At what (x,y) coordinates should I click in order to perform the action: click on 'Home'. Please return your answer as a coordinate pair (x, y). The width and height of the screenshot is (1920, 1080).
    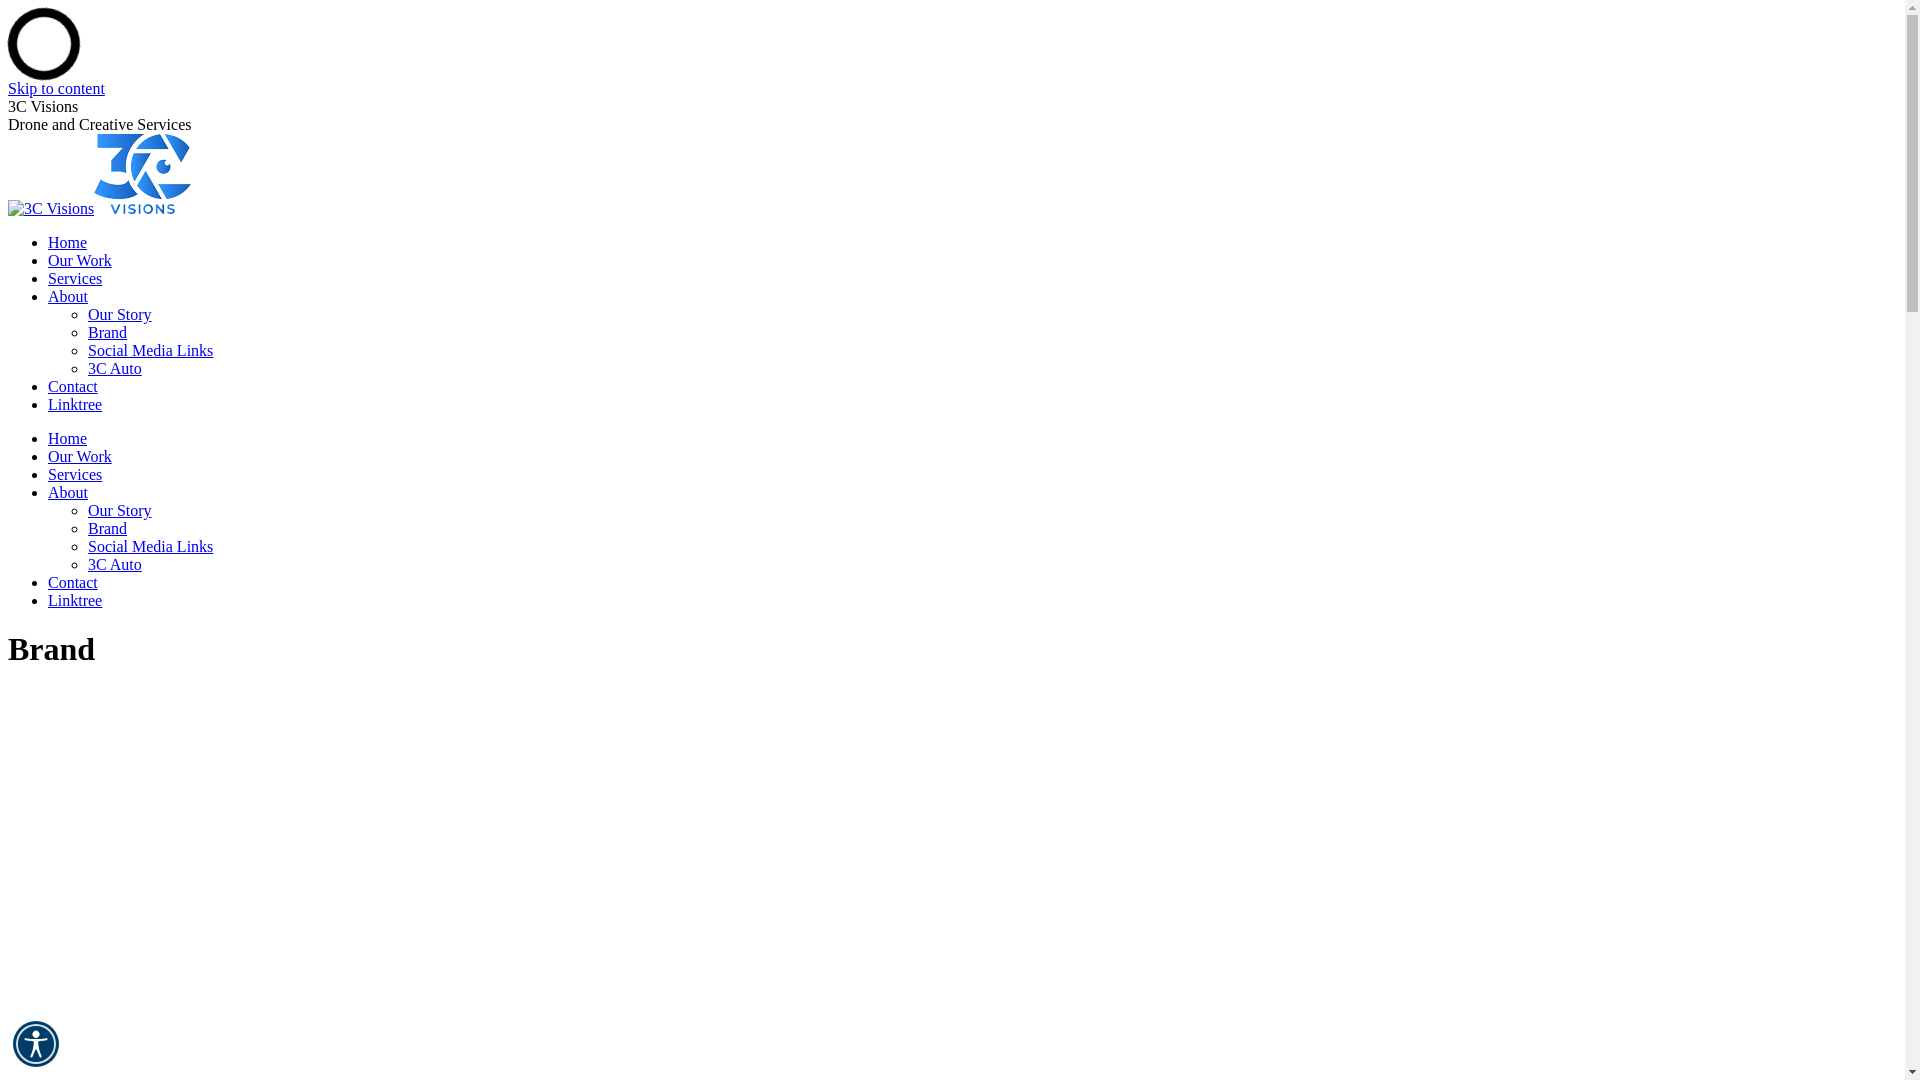
    Looking at the image, I should click on (67, 241).